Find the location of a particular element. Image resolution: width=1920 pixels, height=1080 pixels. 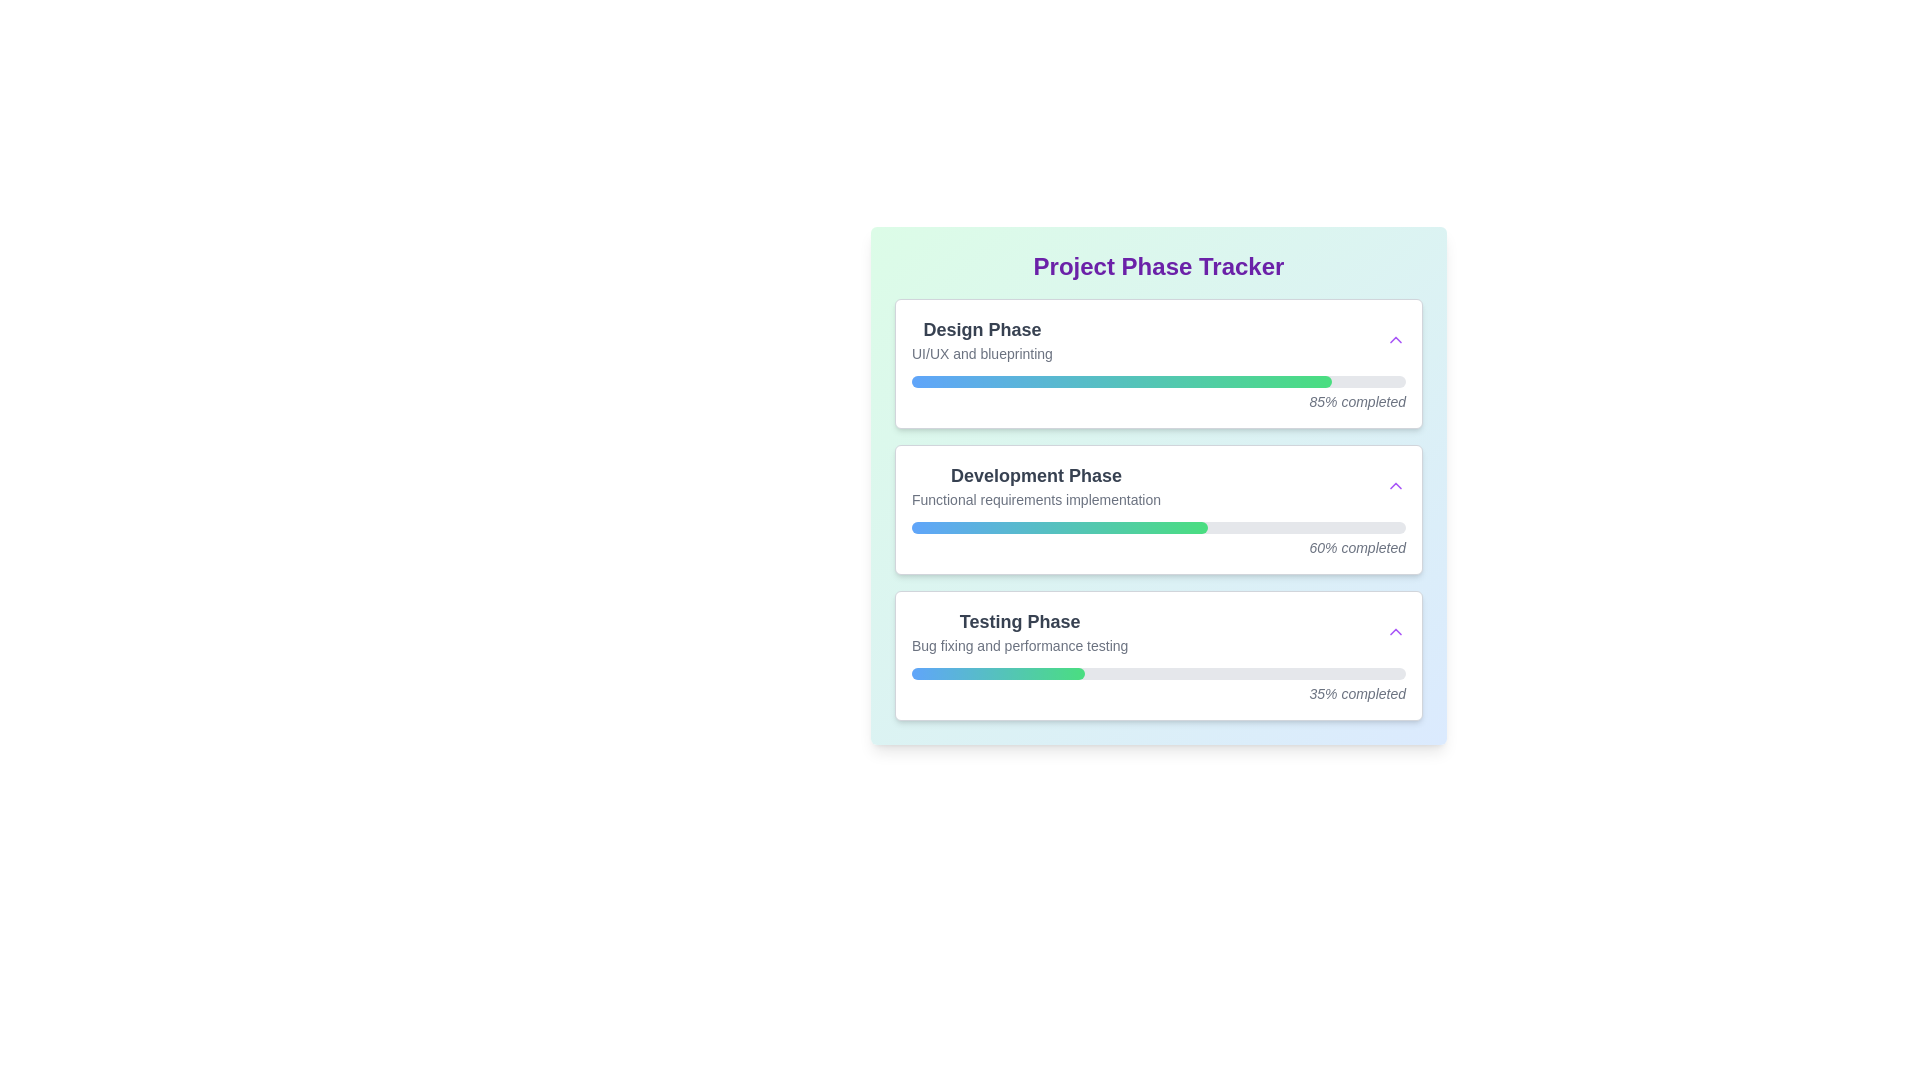

the text label that reads 'Development Phase', which is styled with a bold font and larger size, located at the center of the middle card in the vertical stack of phase cards is located at coordinates (1036, 475).